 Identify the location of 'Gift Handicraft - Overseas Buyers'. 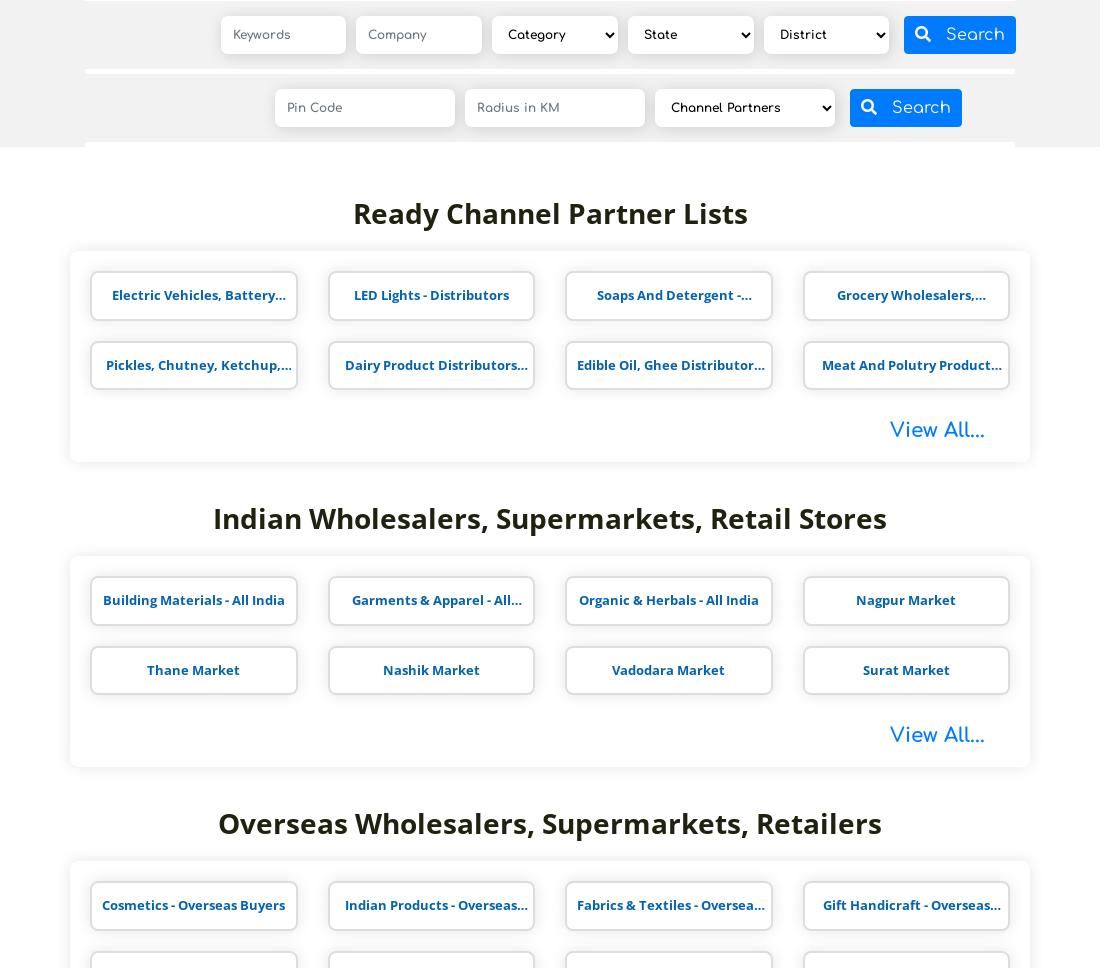
(905, 912).